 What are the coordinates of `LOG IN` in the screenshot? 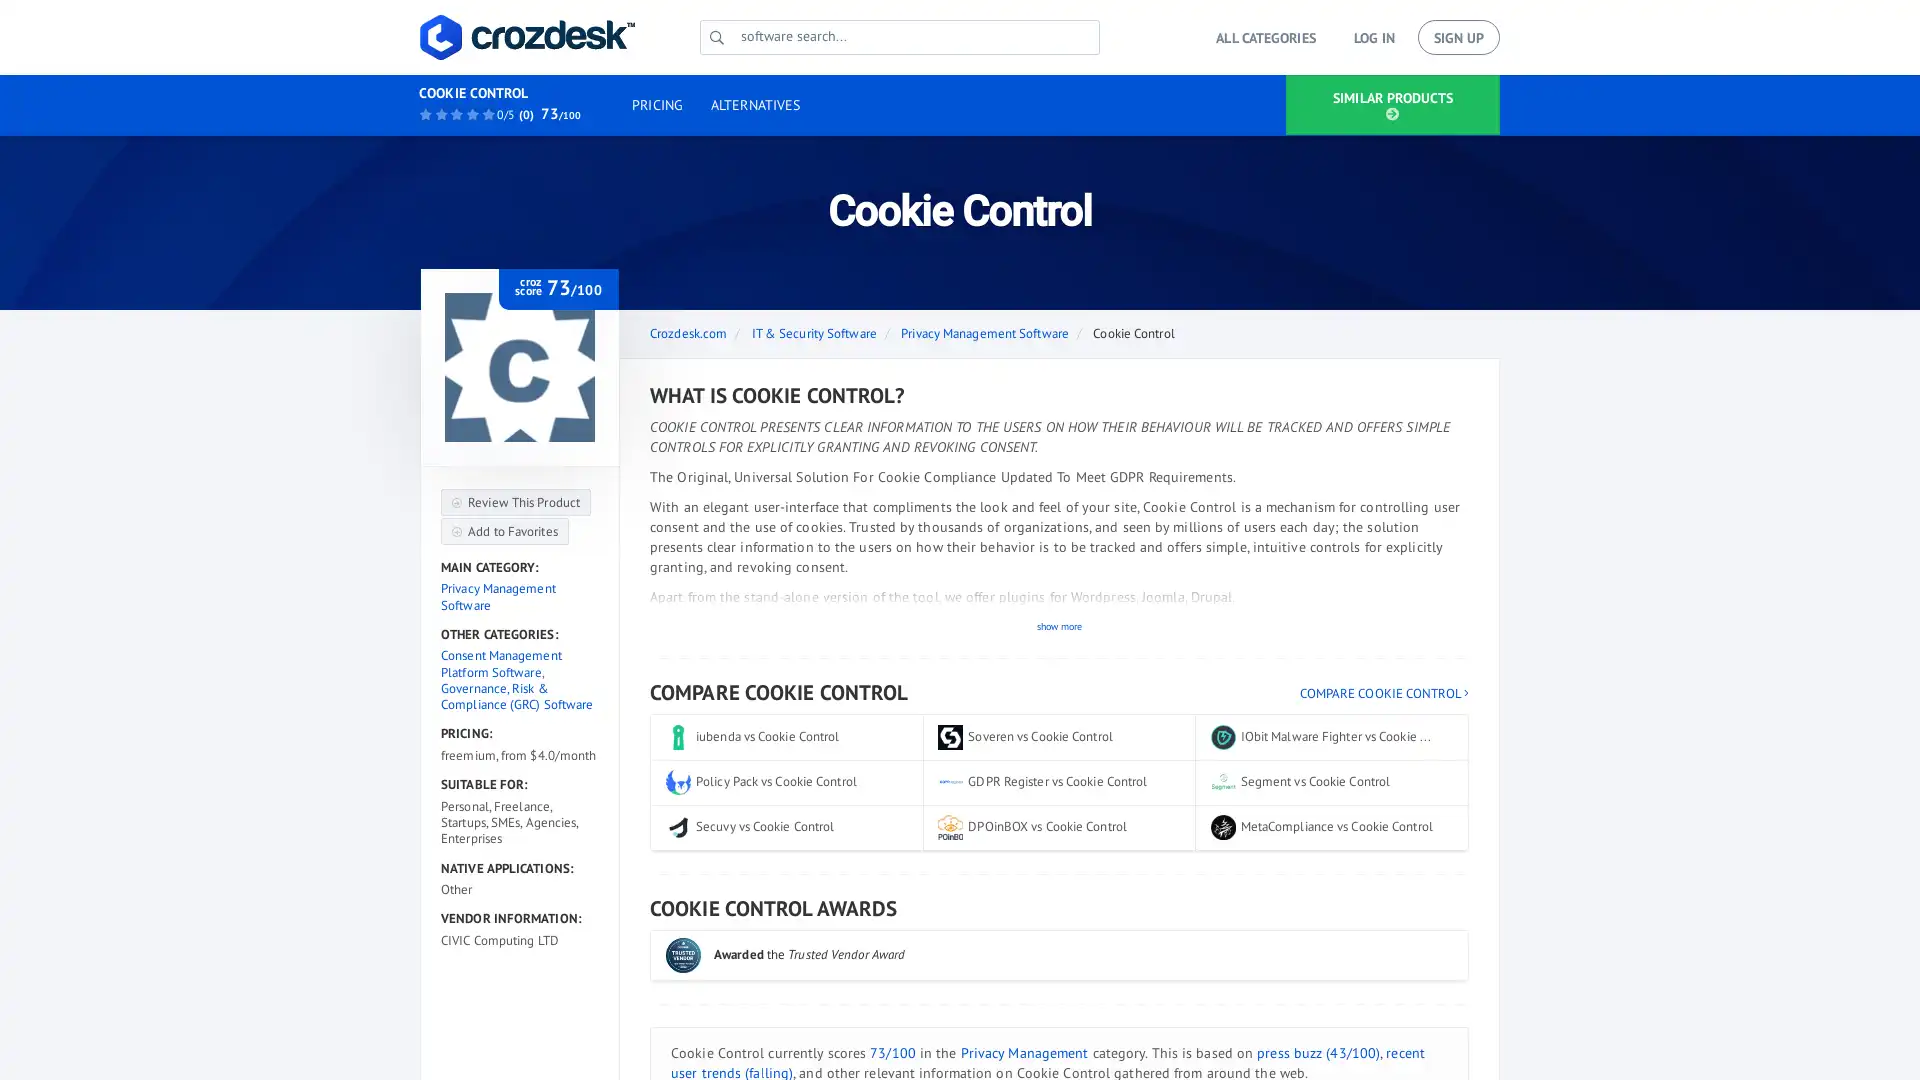 It's located at (1372, 37).